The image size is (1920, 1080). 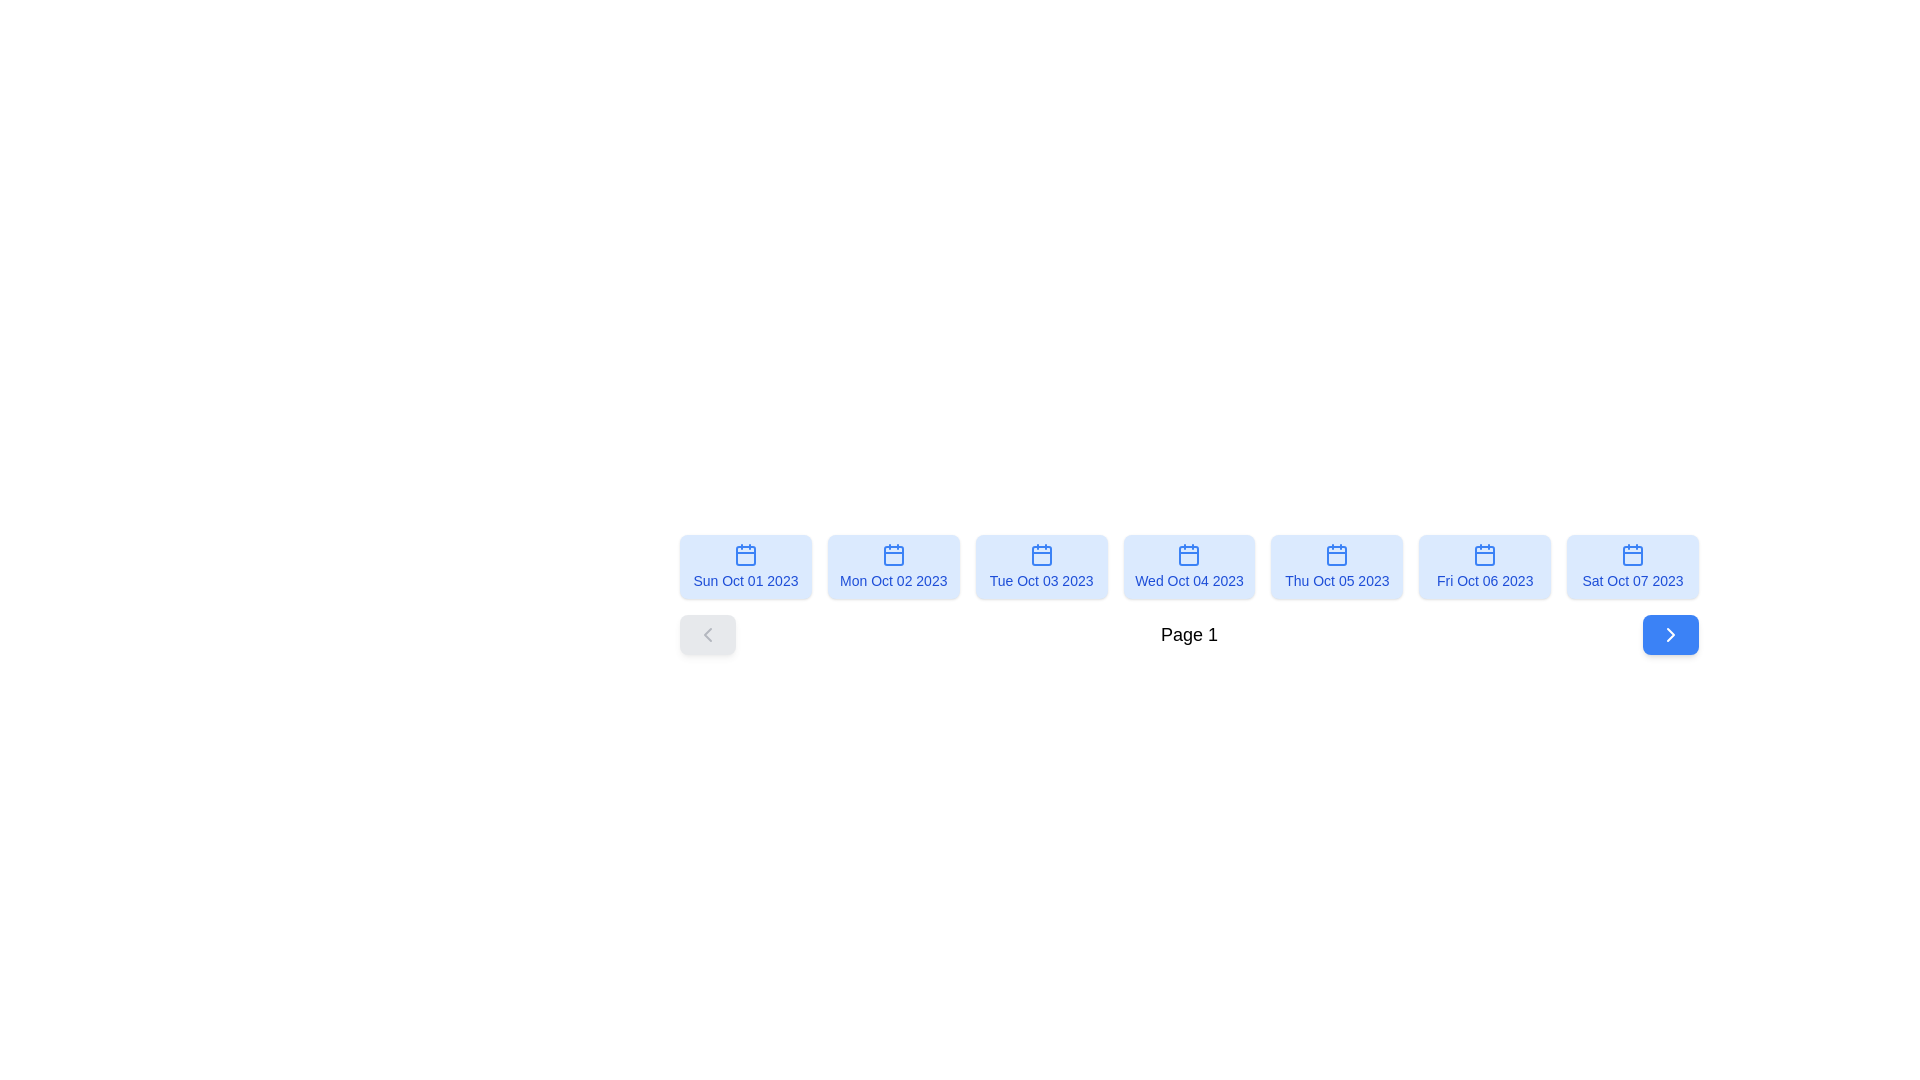 I want to click on the sixth date label in the horizontally-arranged list of date containers, located below the calendar icon, so click(x=1485, y=581).